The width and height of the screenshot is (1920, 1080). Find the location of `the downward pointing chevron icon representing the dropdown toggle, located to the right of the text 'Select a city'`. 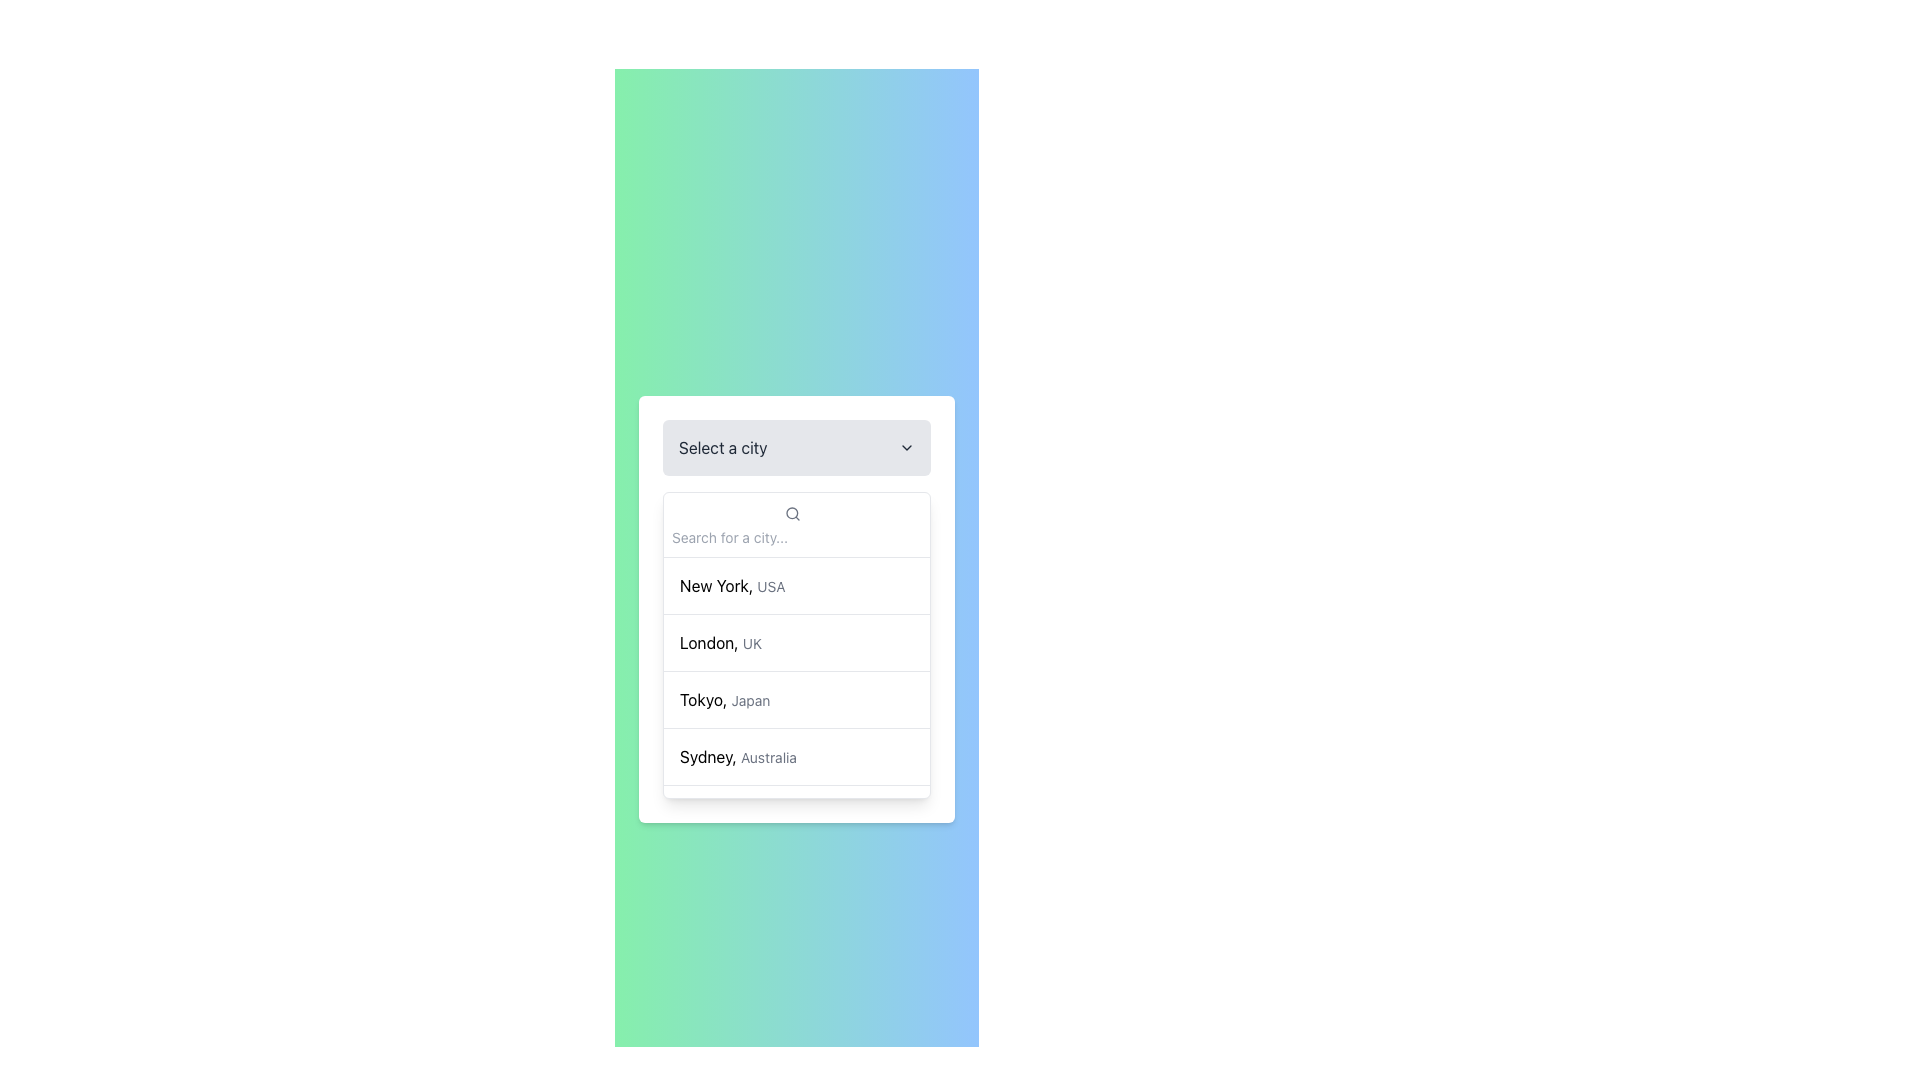

the downward pointing chevron icon representing the dropdown toggle, located to the right of the text 'Select a city' is located at coordinates (906, 446).